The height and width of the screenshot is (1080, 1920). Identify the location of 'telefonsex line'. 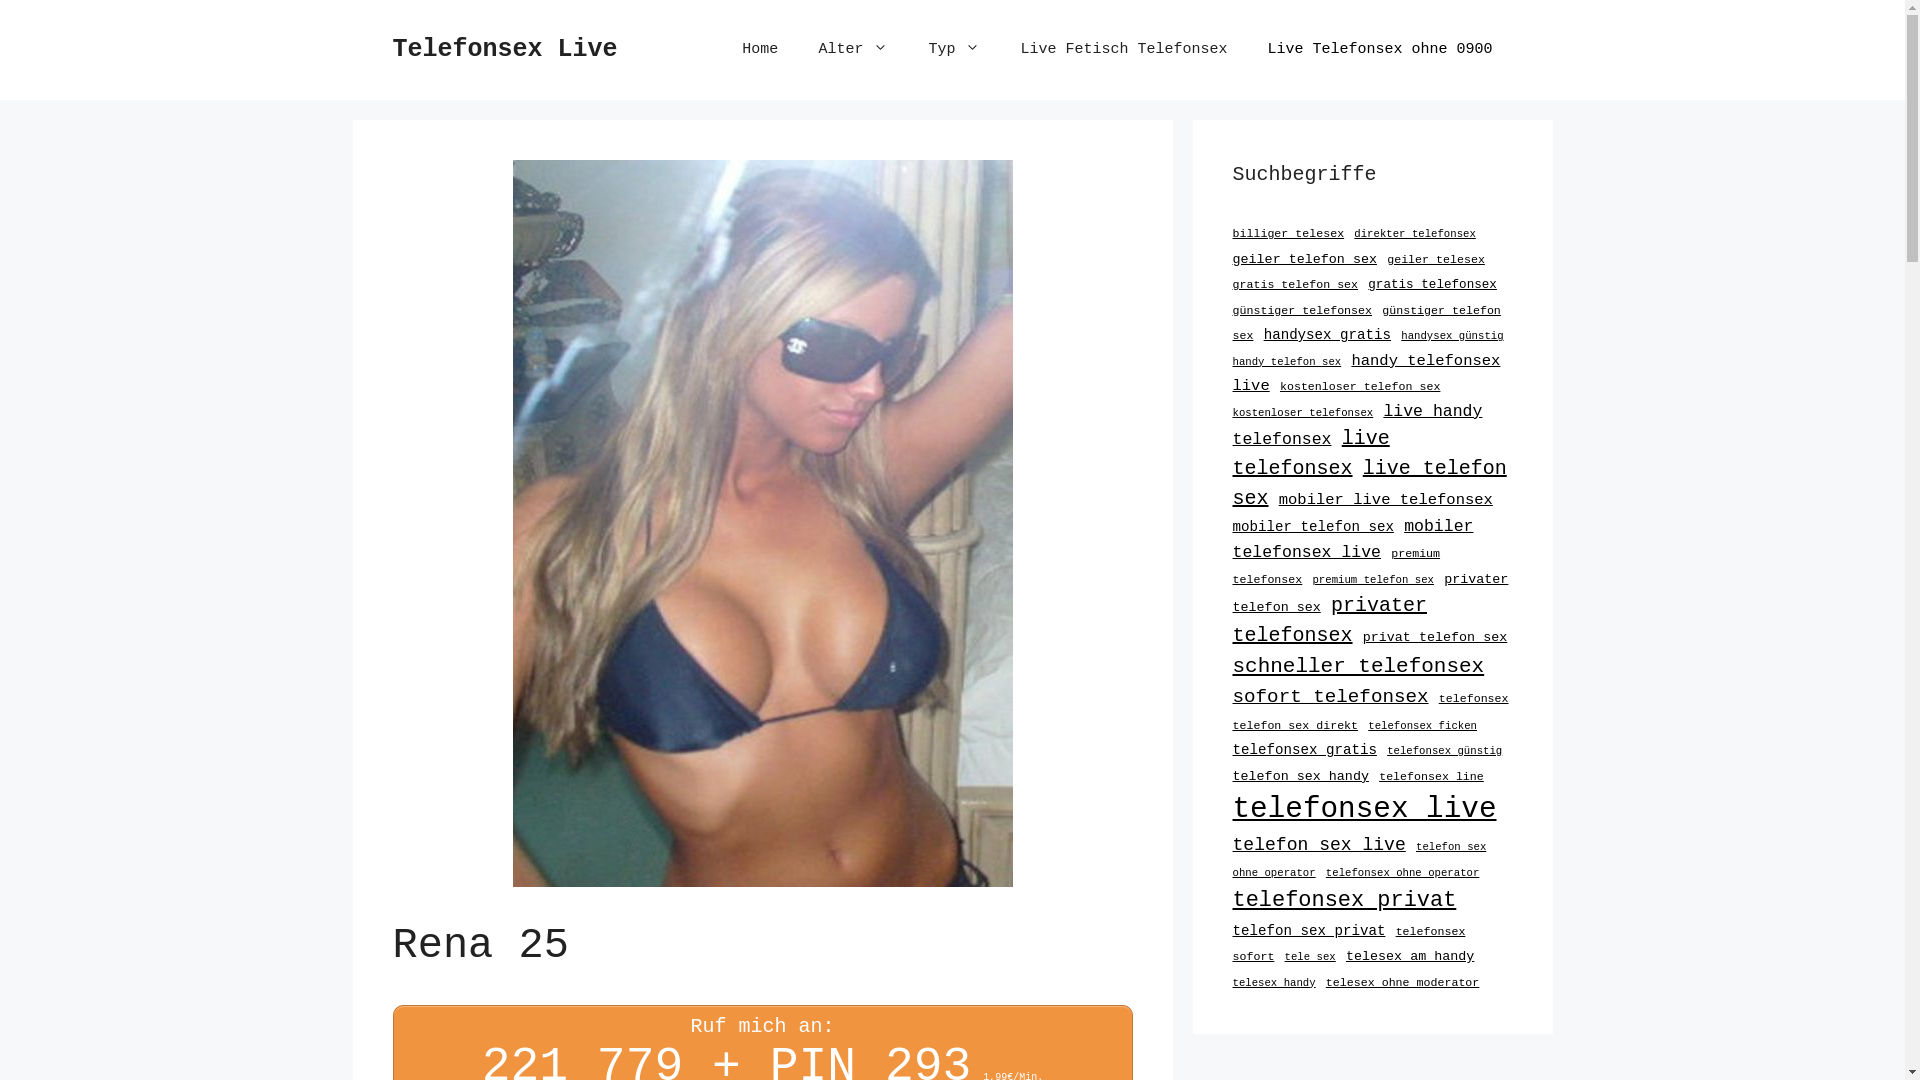
(1430, 775).